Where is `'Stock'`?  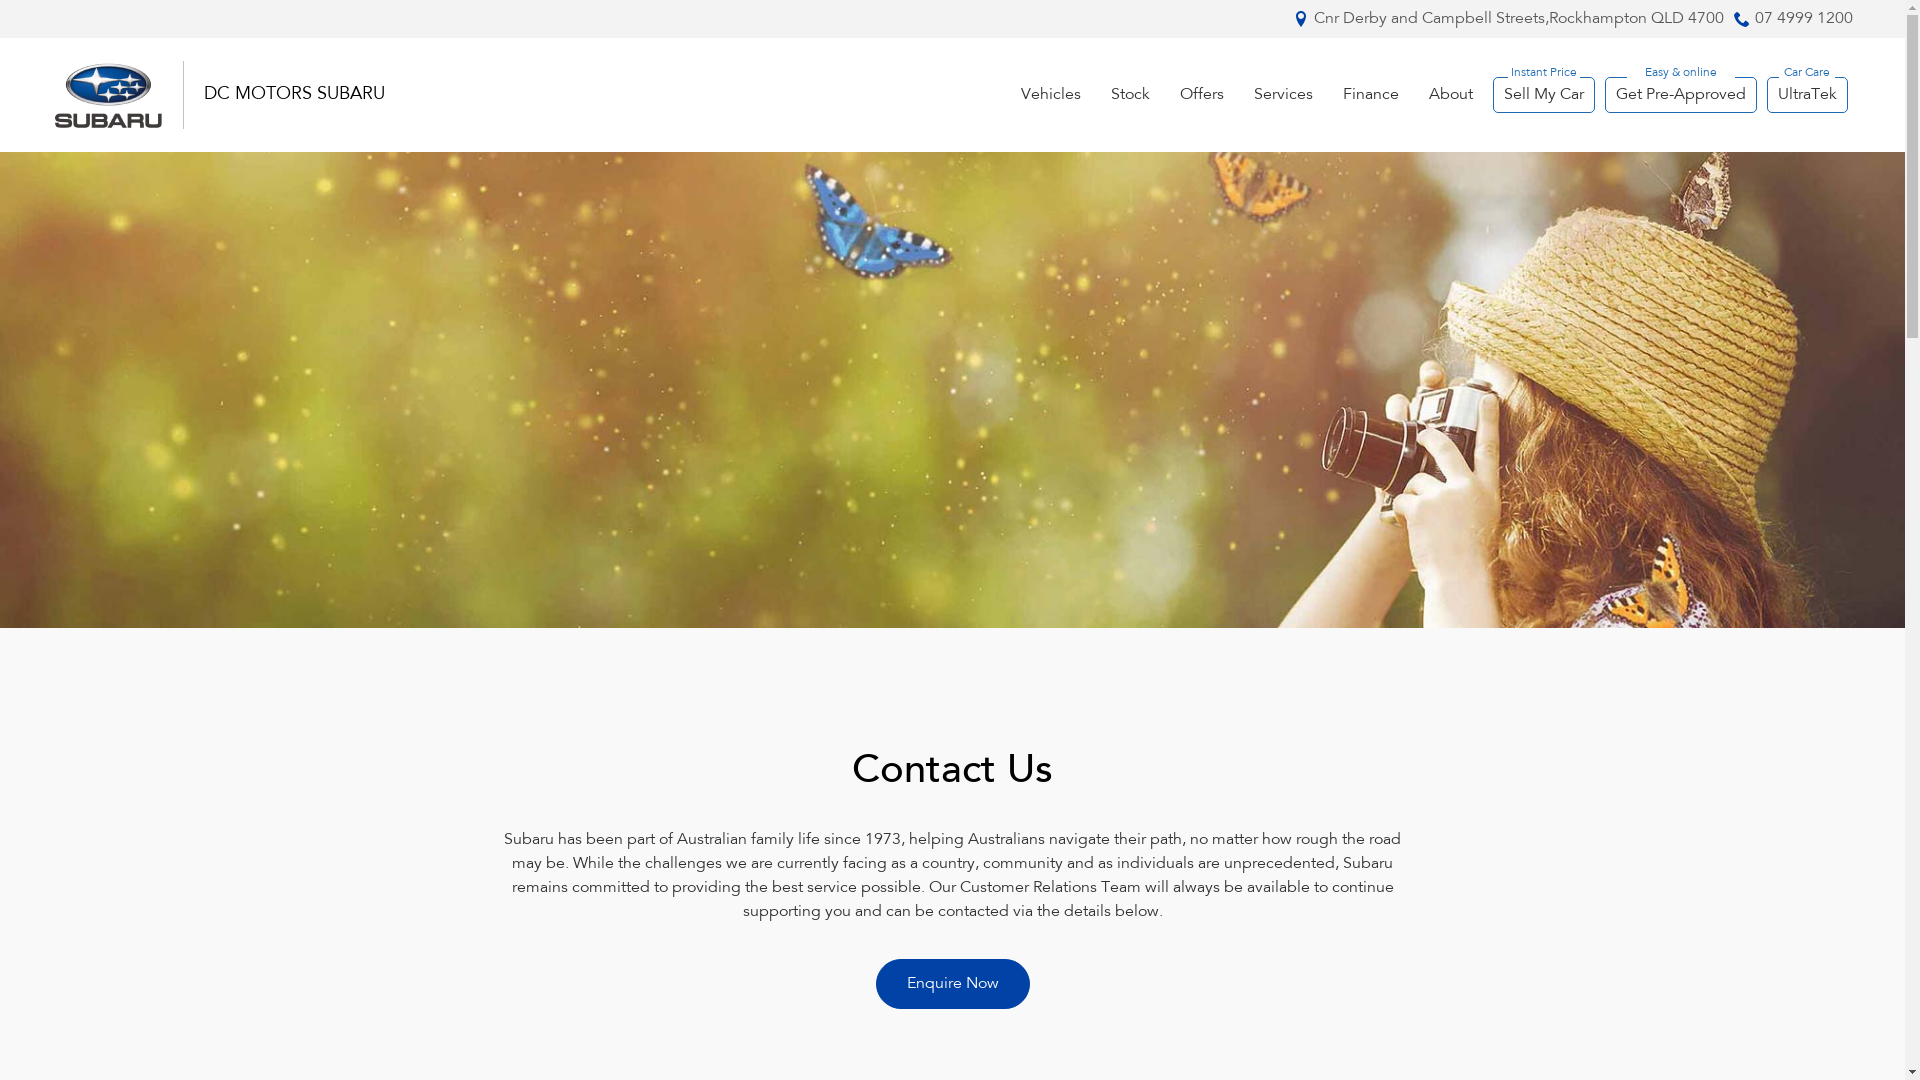 'Stock' is located at coordinates (1130, 95).